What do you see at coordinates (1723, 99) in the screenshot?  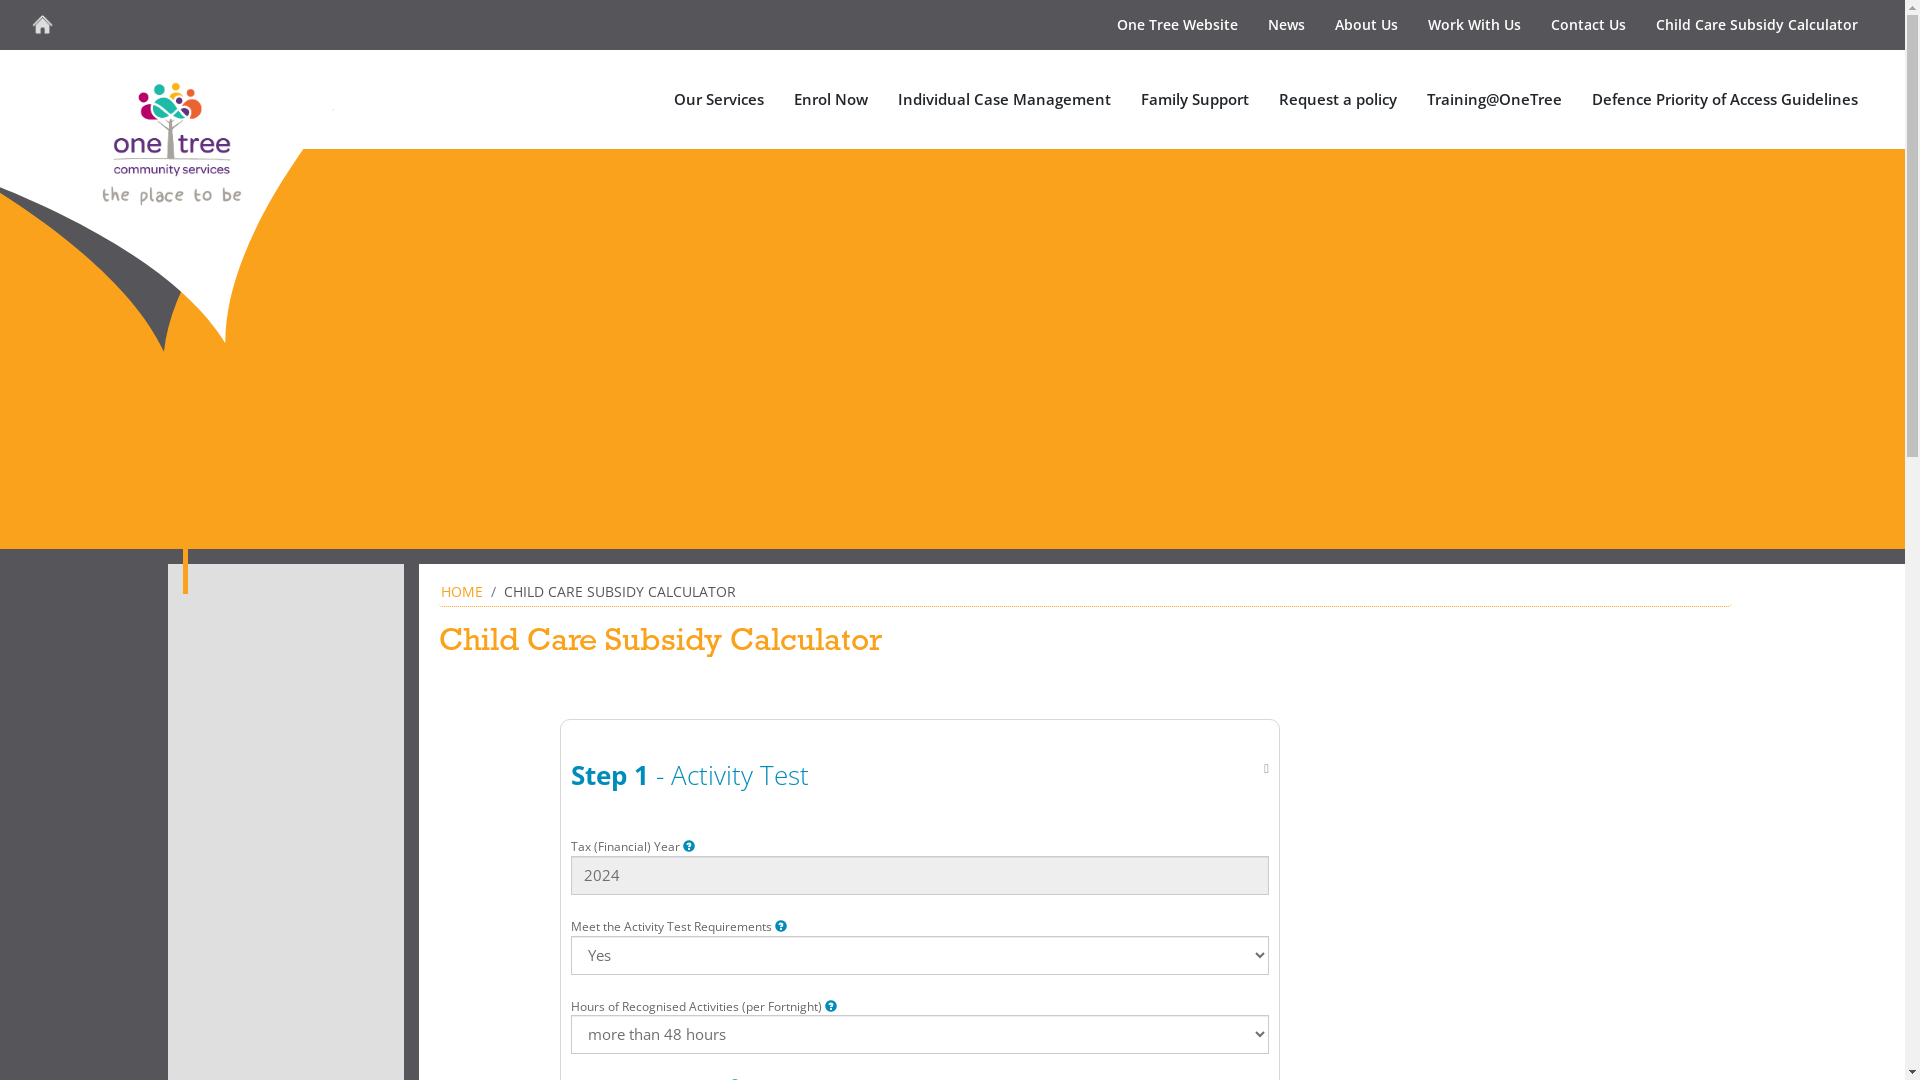 I see `'Defence Priority of Access Guidelines'` at bounding box center [1723, 99].